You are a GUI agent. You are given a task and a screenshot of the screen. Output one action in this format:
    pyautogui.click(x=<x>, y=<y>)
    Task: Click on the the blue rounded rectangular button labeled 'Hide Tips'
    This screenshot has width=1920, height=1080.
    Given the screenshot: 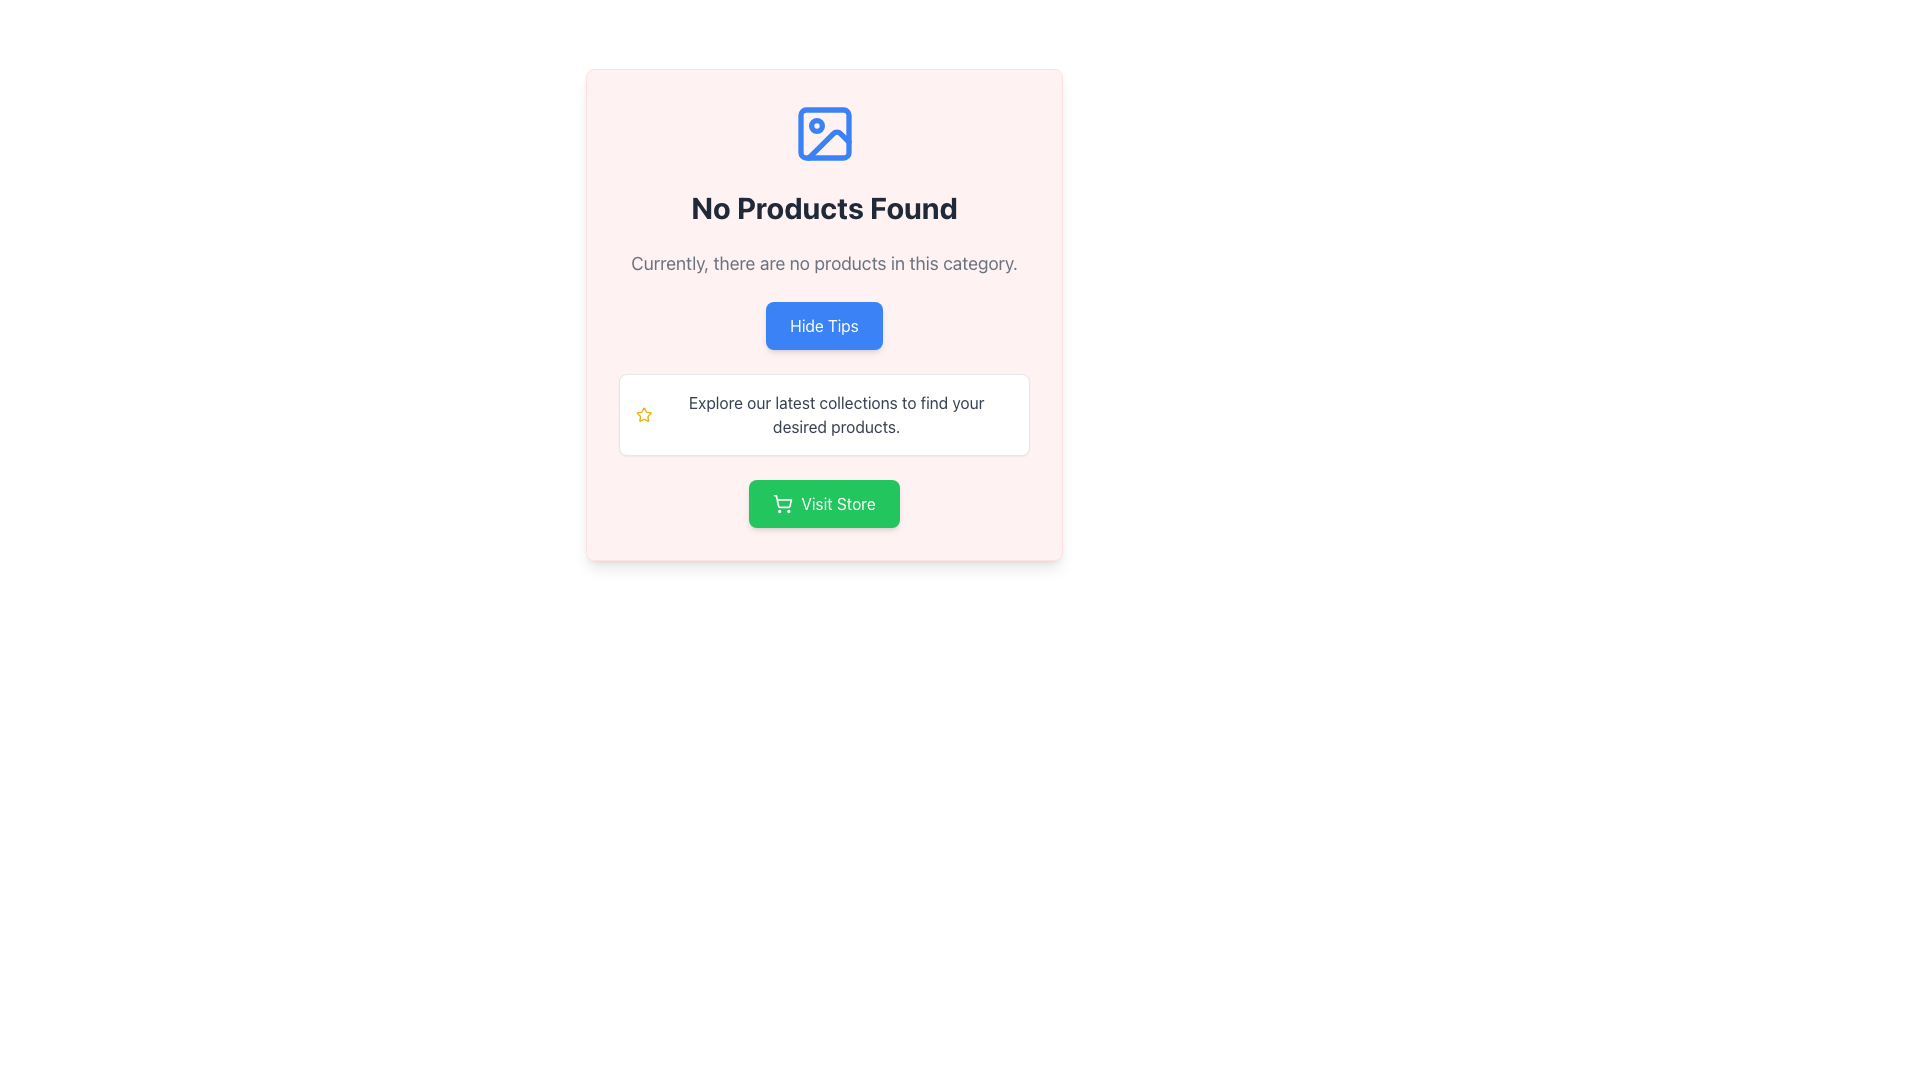 What is the action you would take?
    pyautogui.click(x=824, y=315)
    